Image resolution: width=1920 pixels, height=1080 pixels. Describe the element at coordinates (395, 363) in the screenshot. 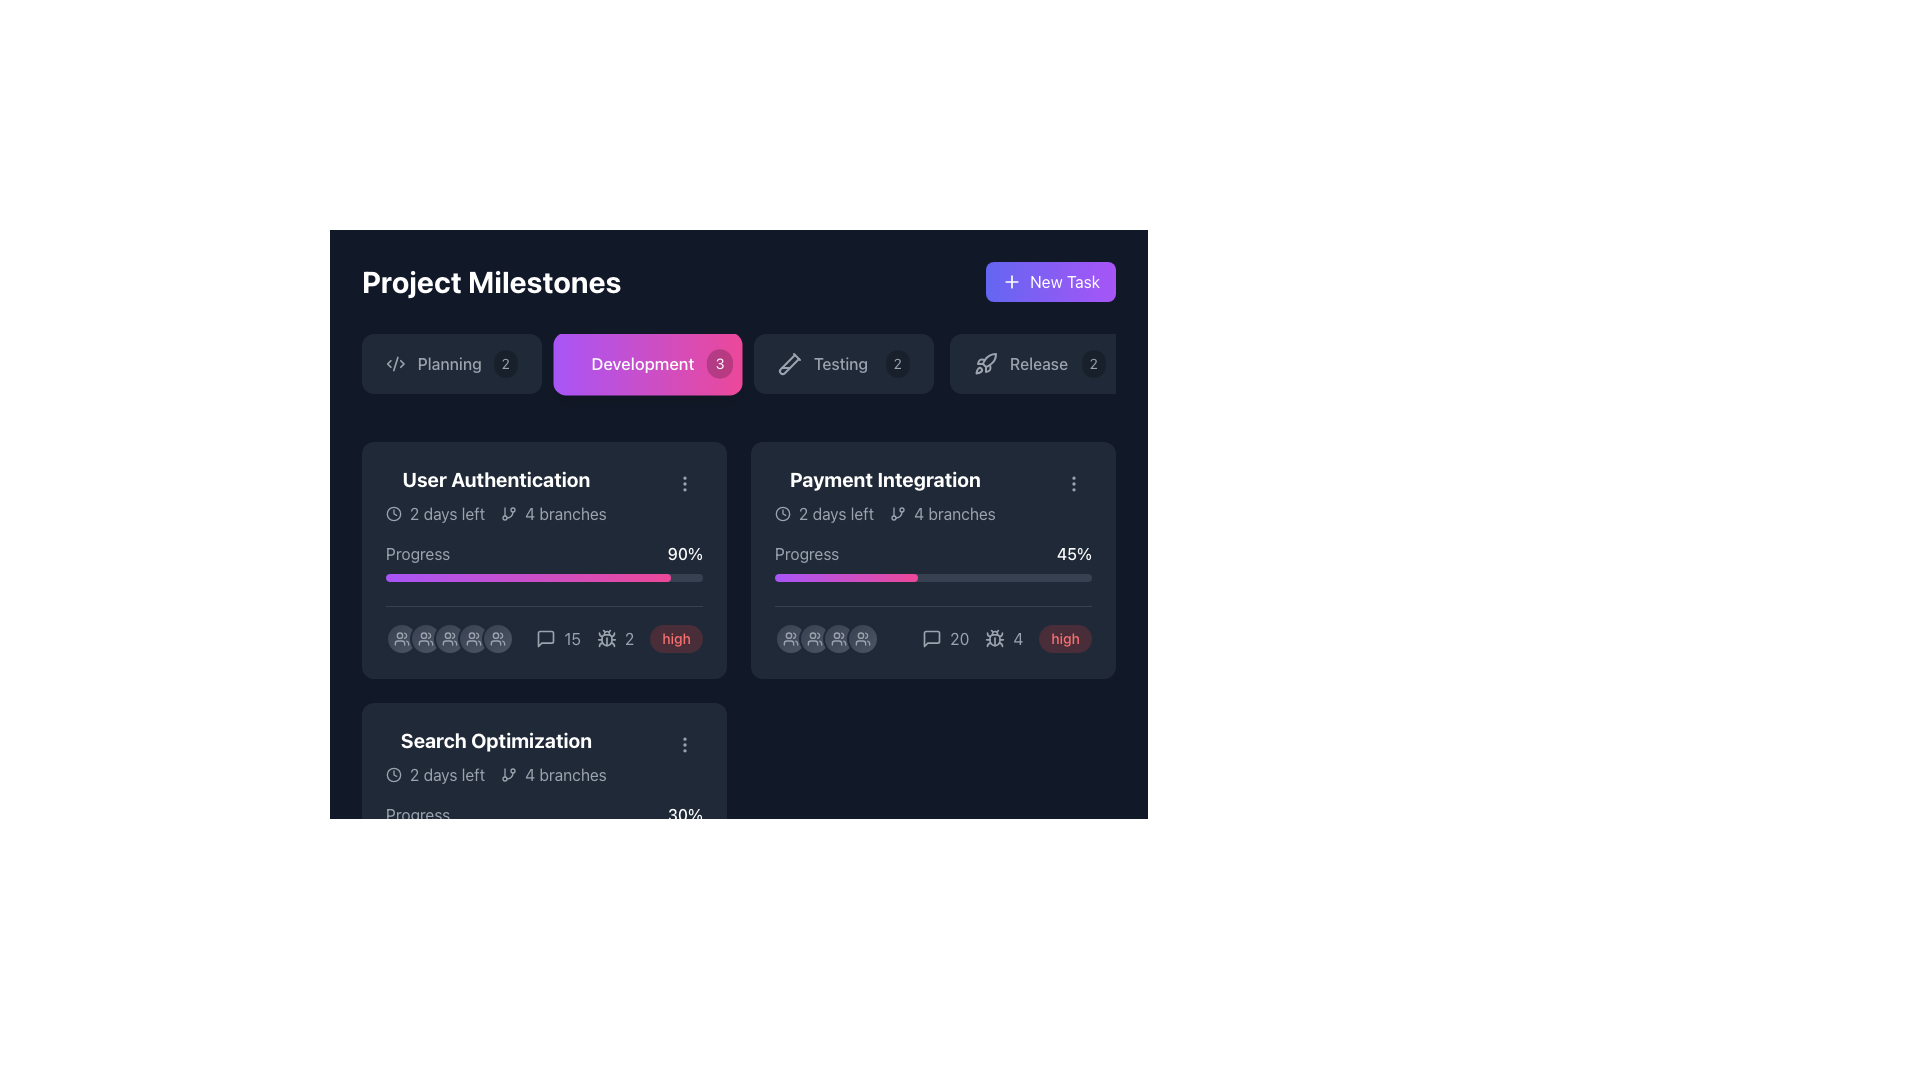

I see `the 'Planning' SVG Icon, which is located on the left side of the 'Planning' button in the top horizontal navigation bar` at that location.